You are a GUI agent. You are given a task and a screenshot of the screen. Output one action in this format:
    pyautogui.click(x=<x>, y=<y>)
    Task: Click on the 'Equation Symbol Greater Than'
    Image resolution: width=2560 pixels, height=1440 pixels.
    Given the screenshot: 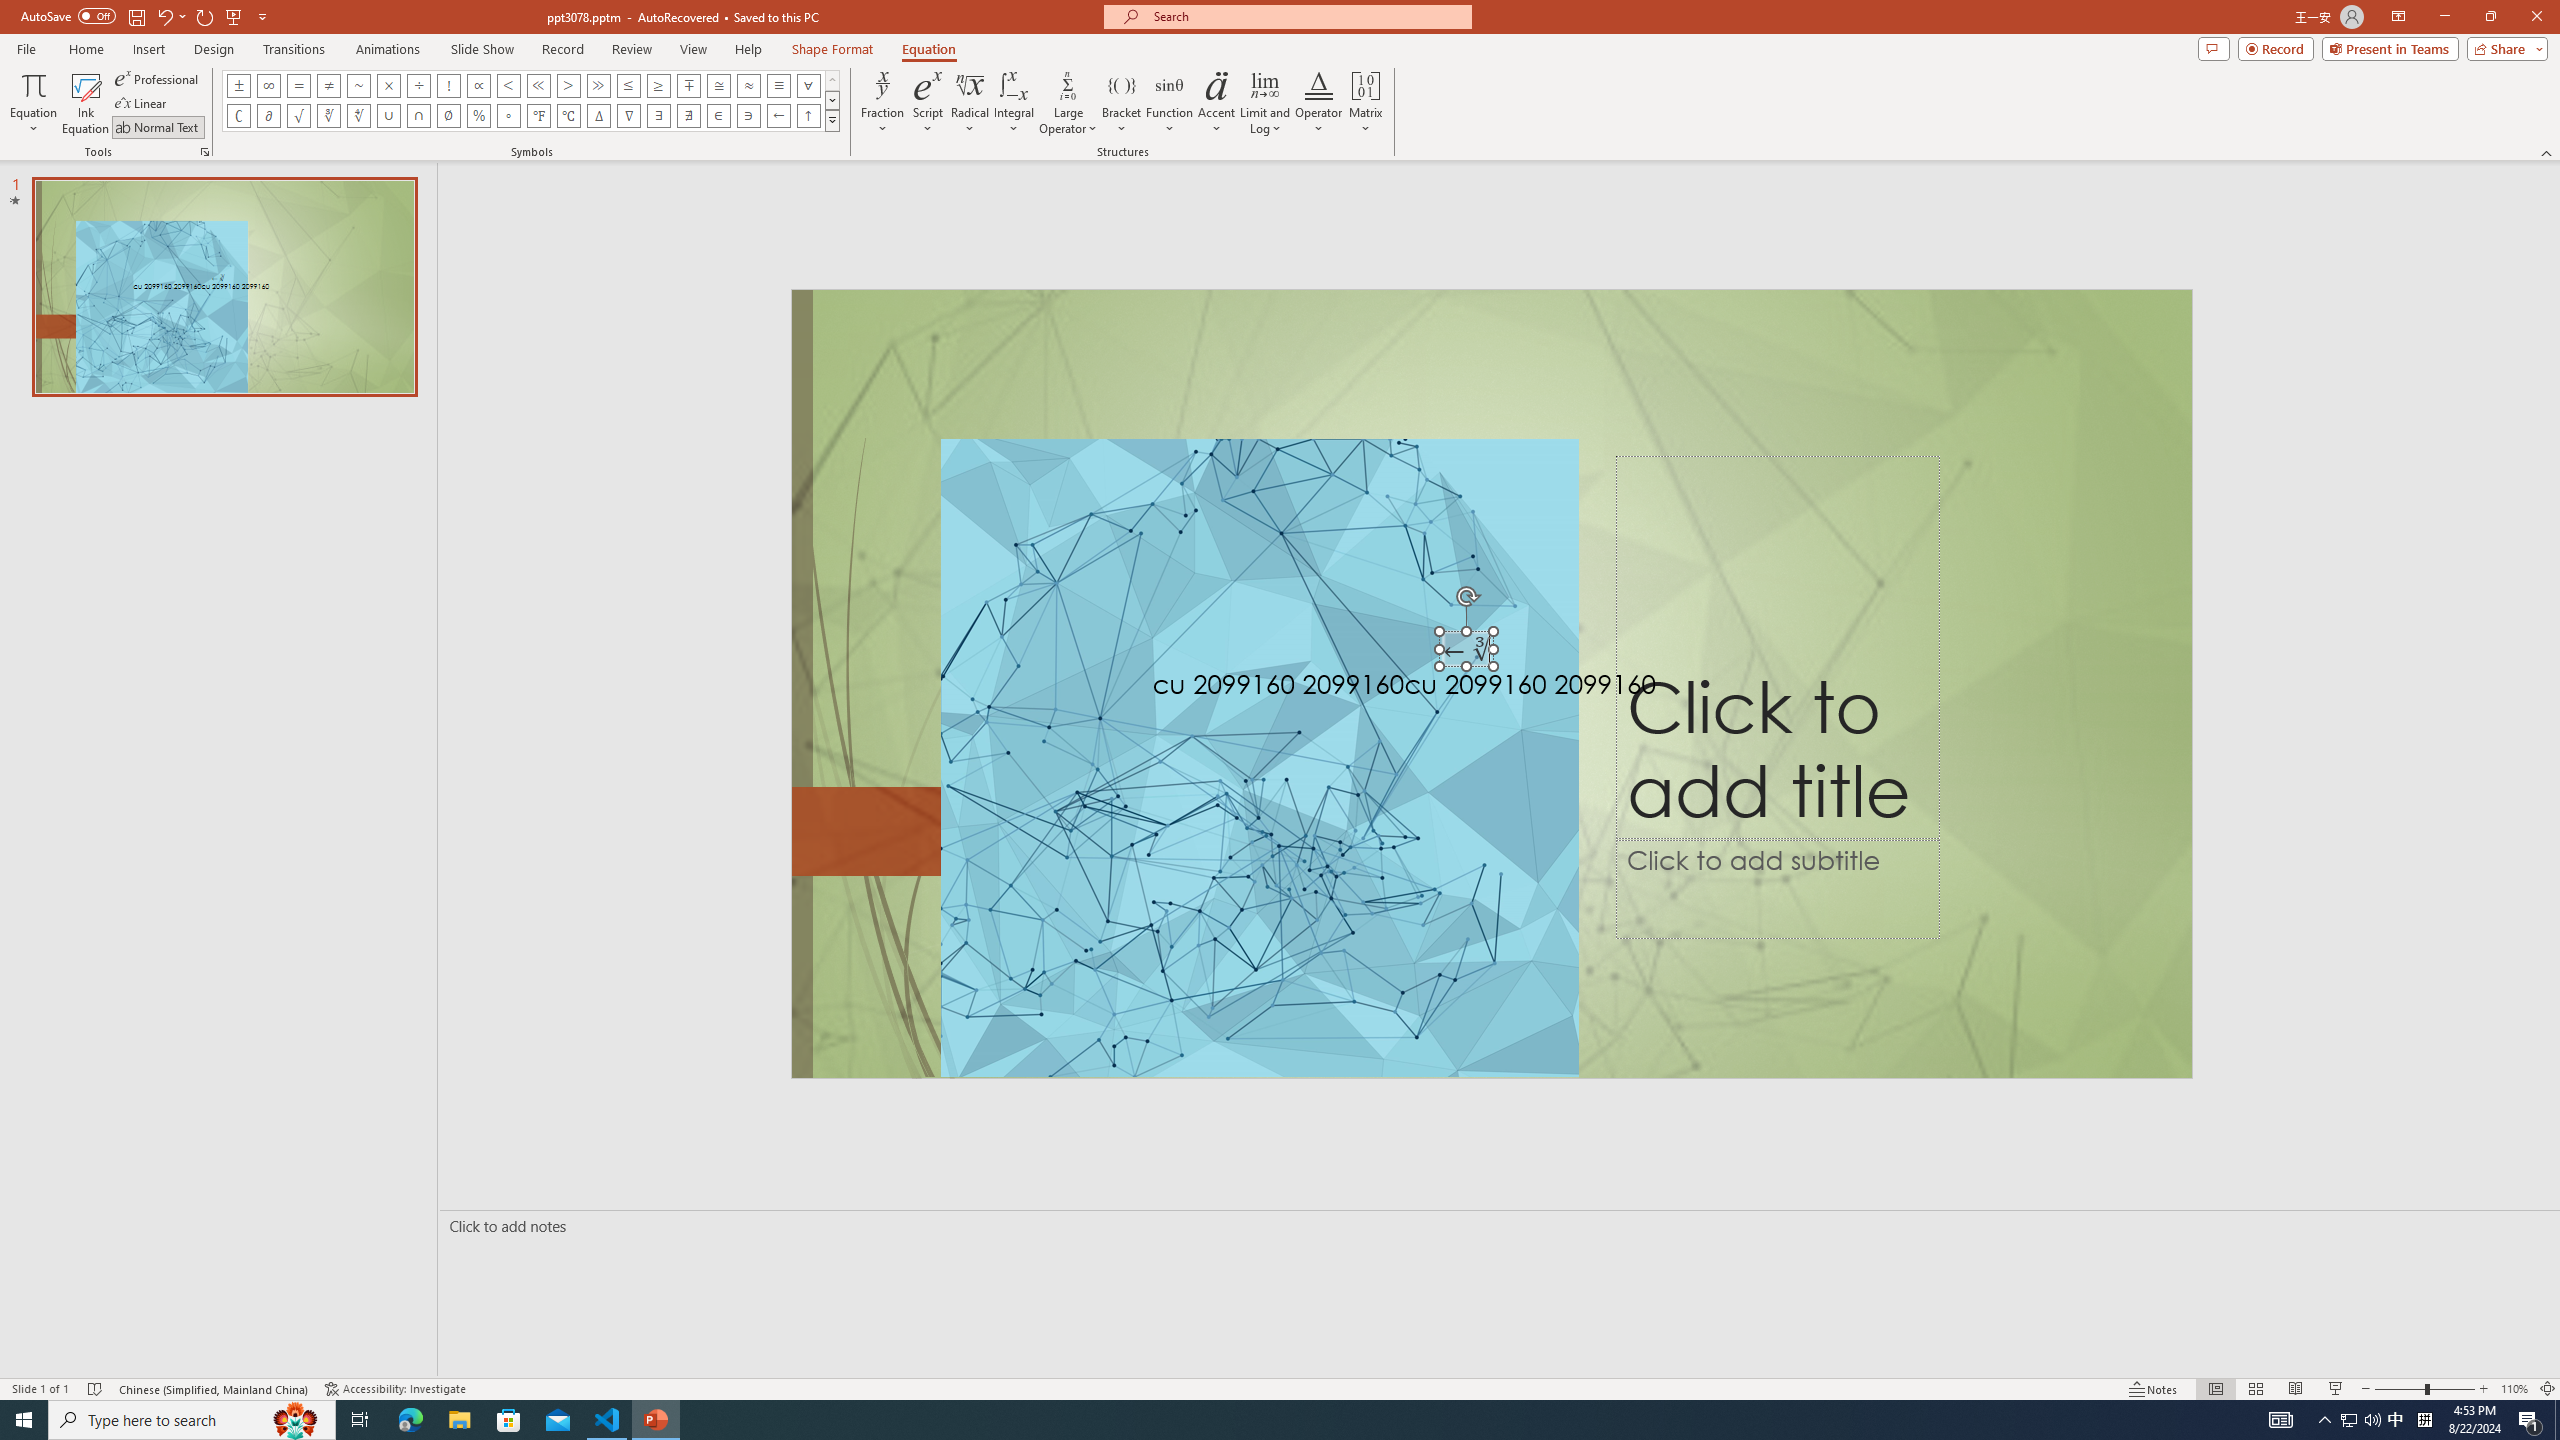 What is the action you would take?
    pyautogui.click(x=567, y=84)
    